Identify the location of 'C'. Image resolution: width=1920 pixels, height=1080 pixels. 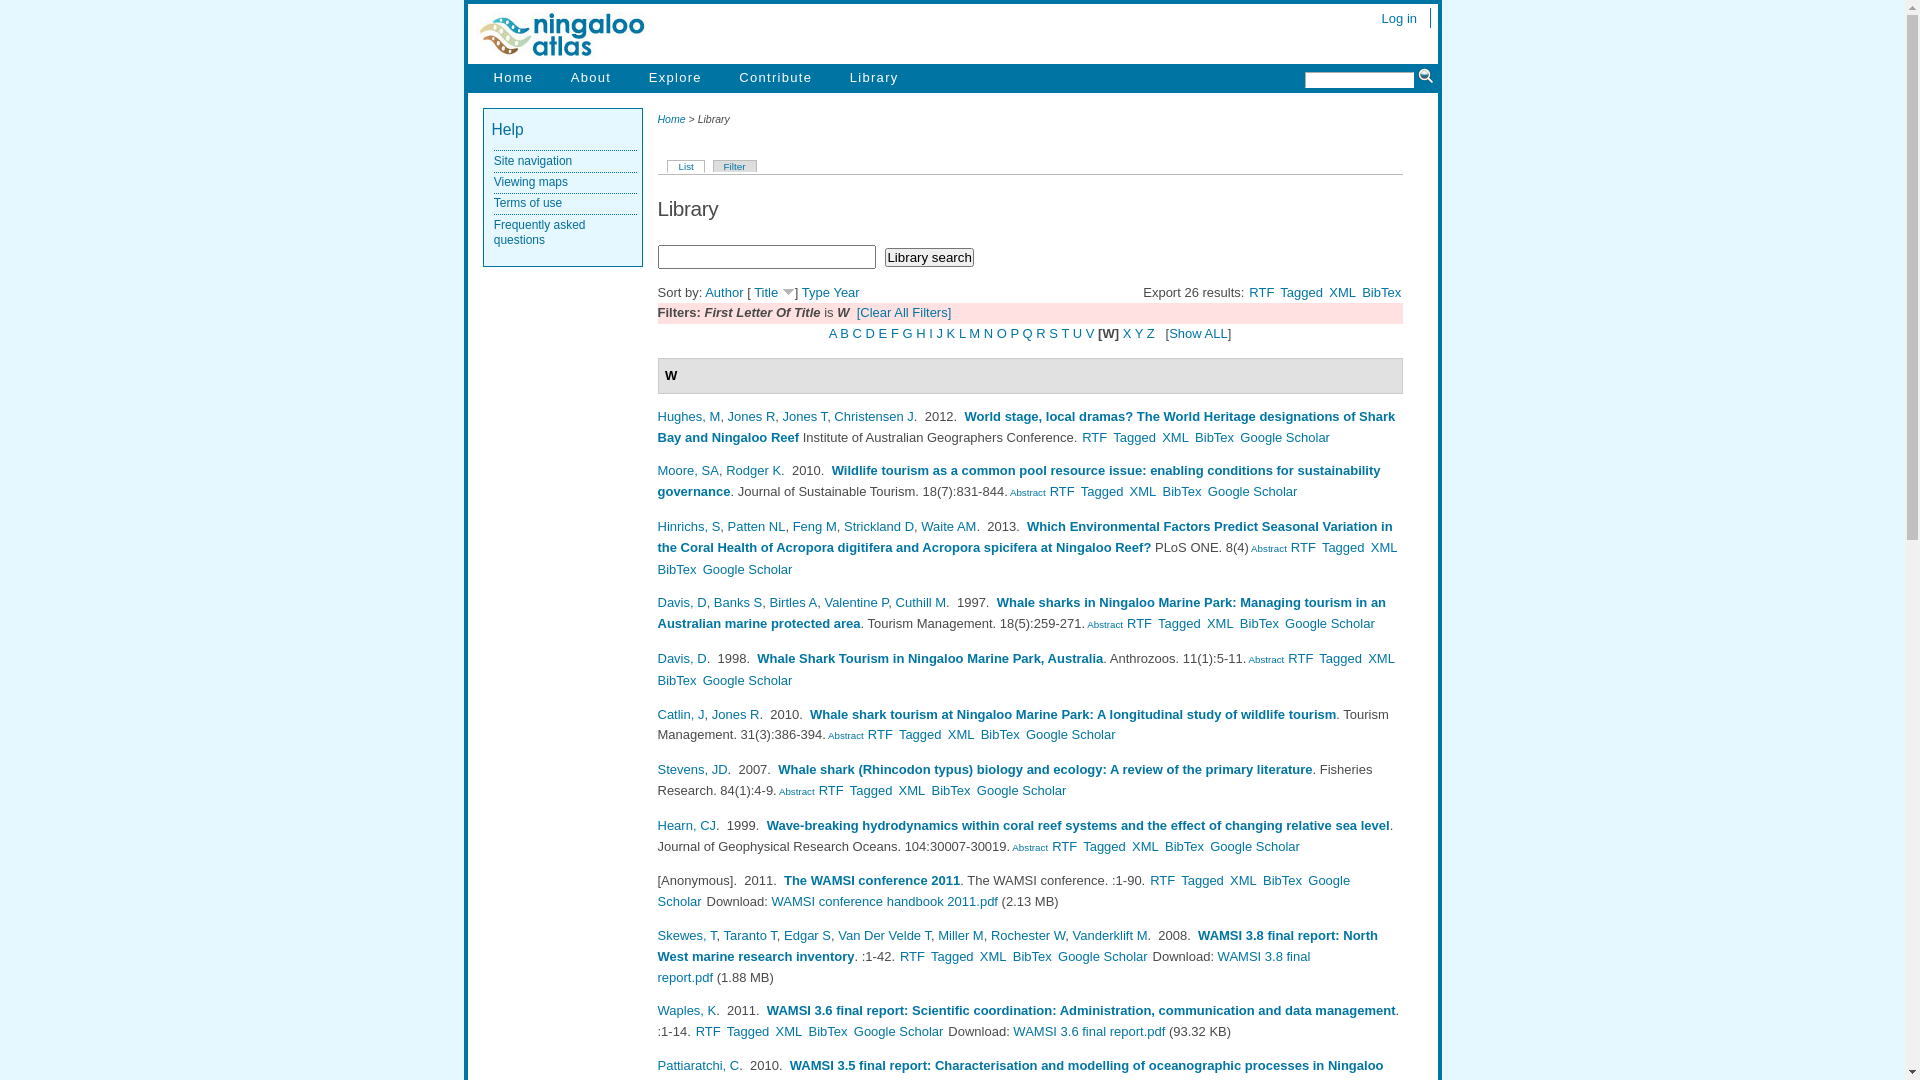
(857, 332).